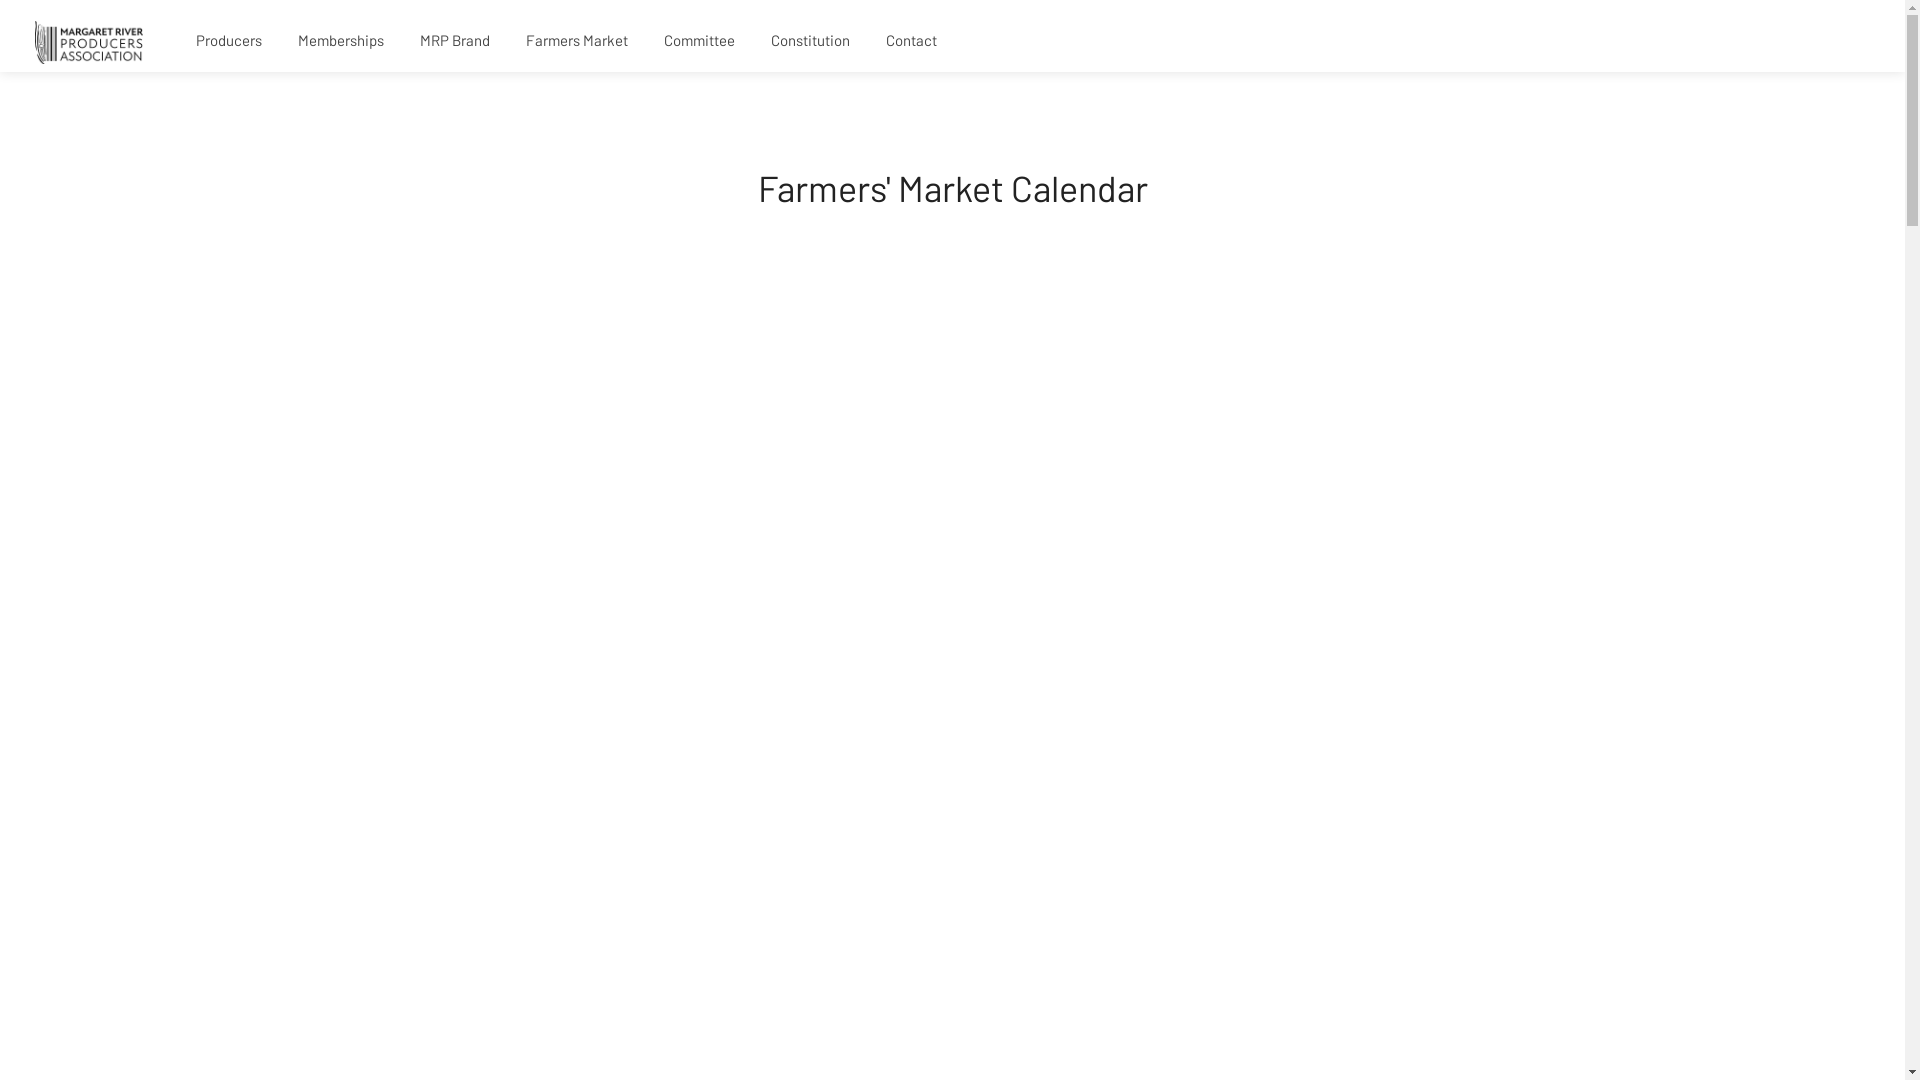  What do you see at coordinates (699, 41) in the screenshot?
I see `'Committee'` at bounding box center [699, 41].